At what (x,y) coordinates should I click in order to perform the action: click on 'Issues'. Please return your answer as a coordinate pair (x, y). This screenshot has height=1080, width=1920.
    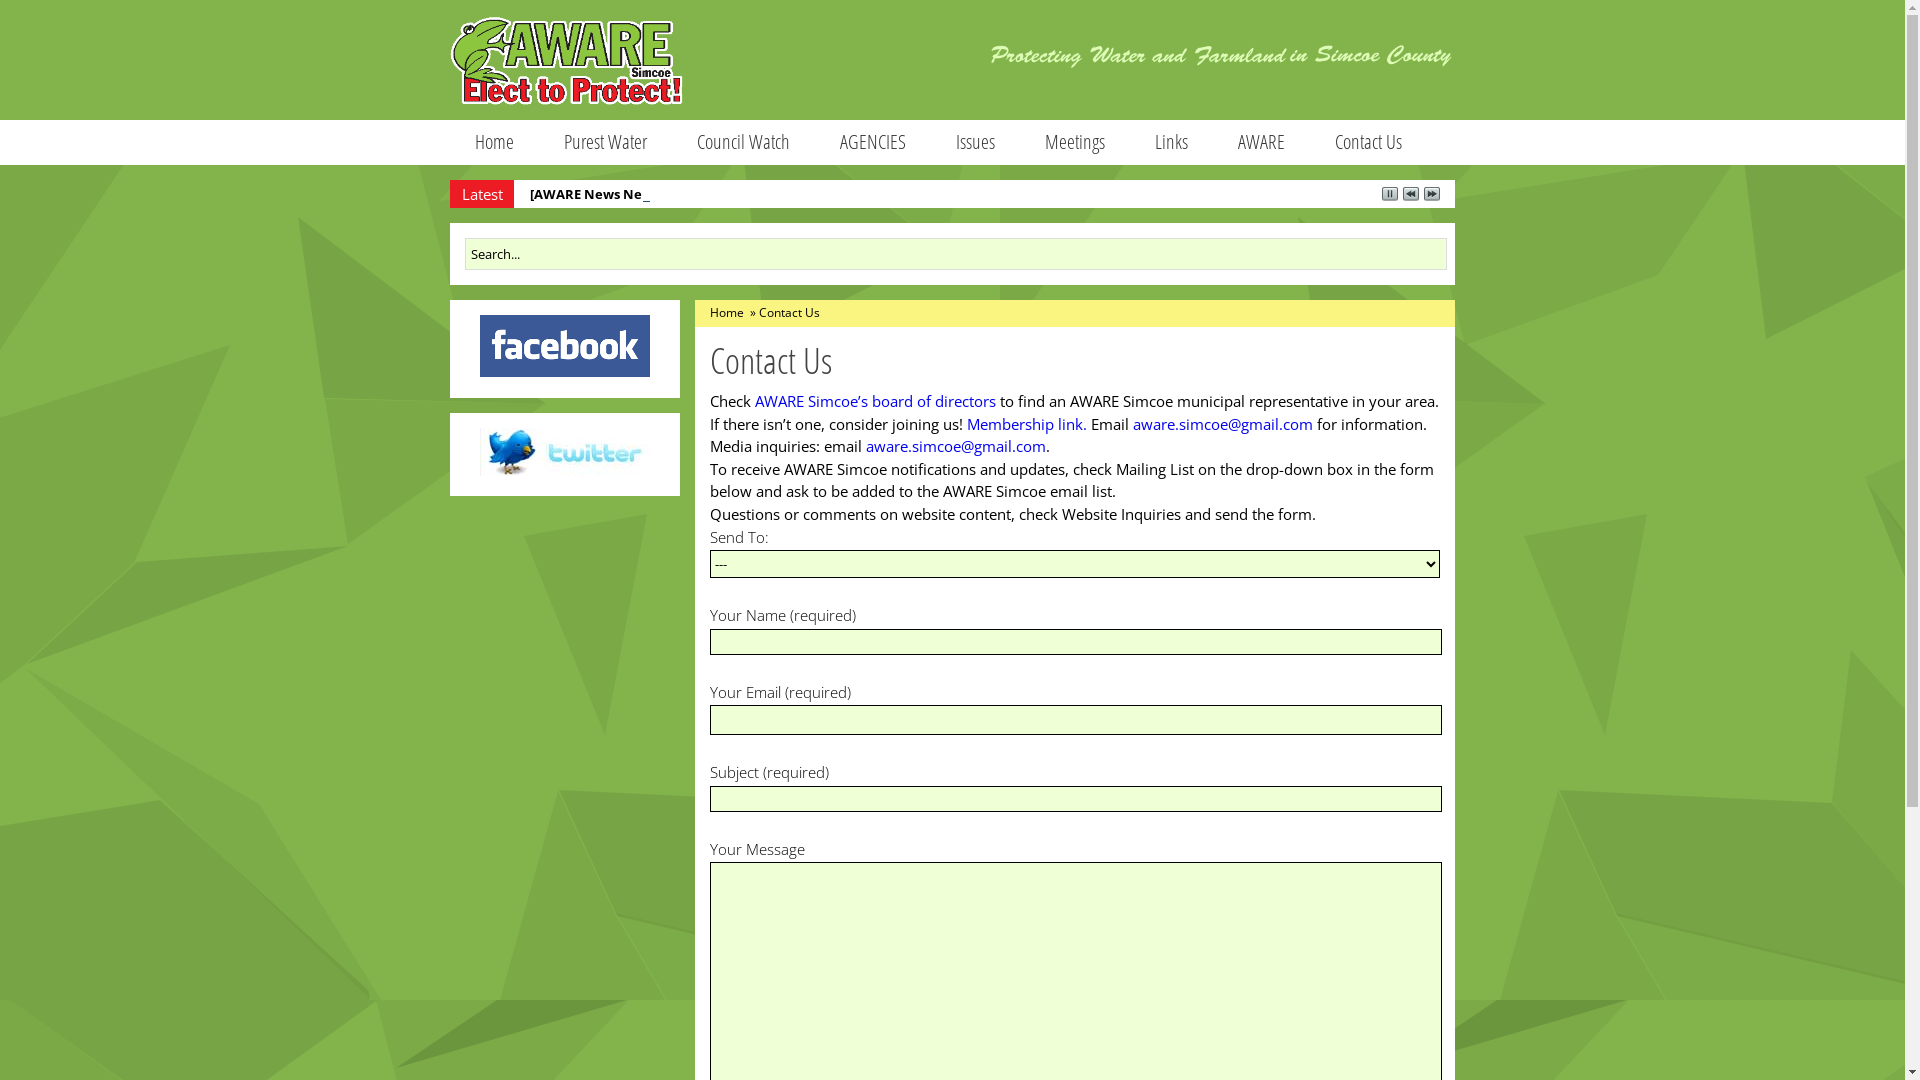
    Looking at the image, I should click on (975, 141).